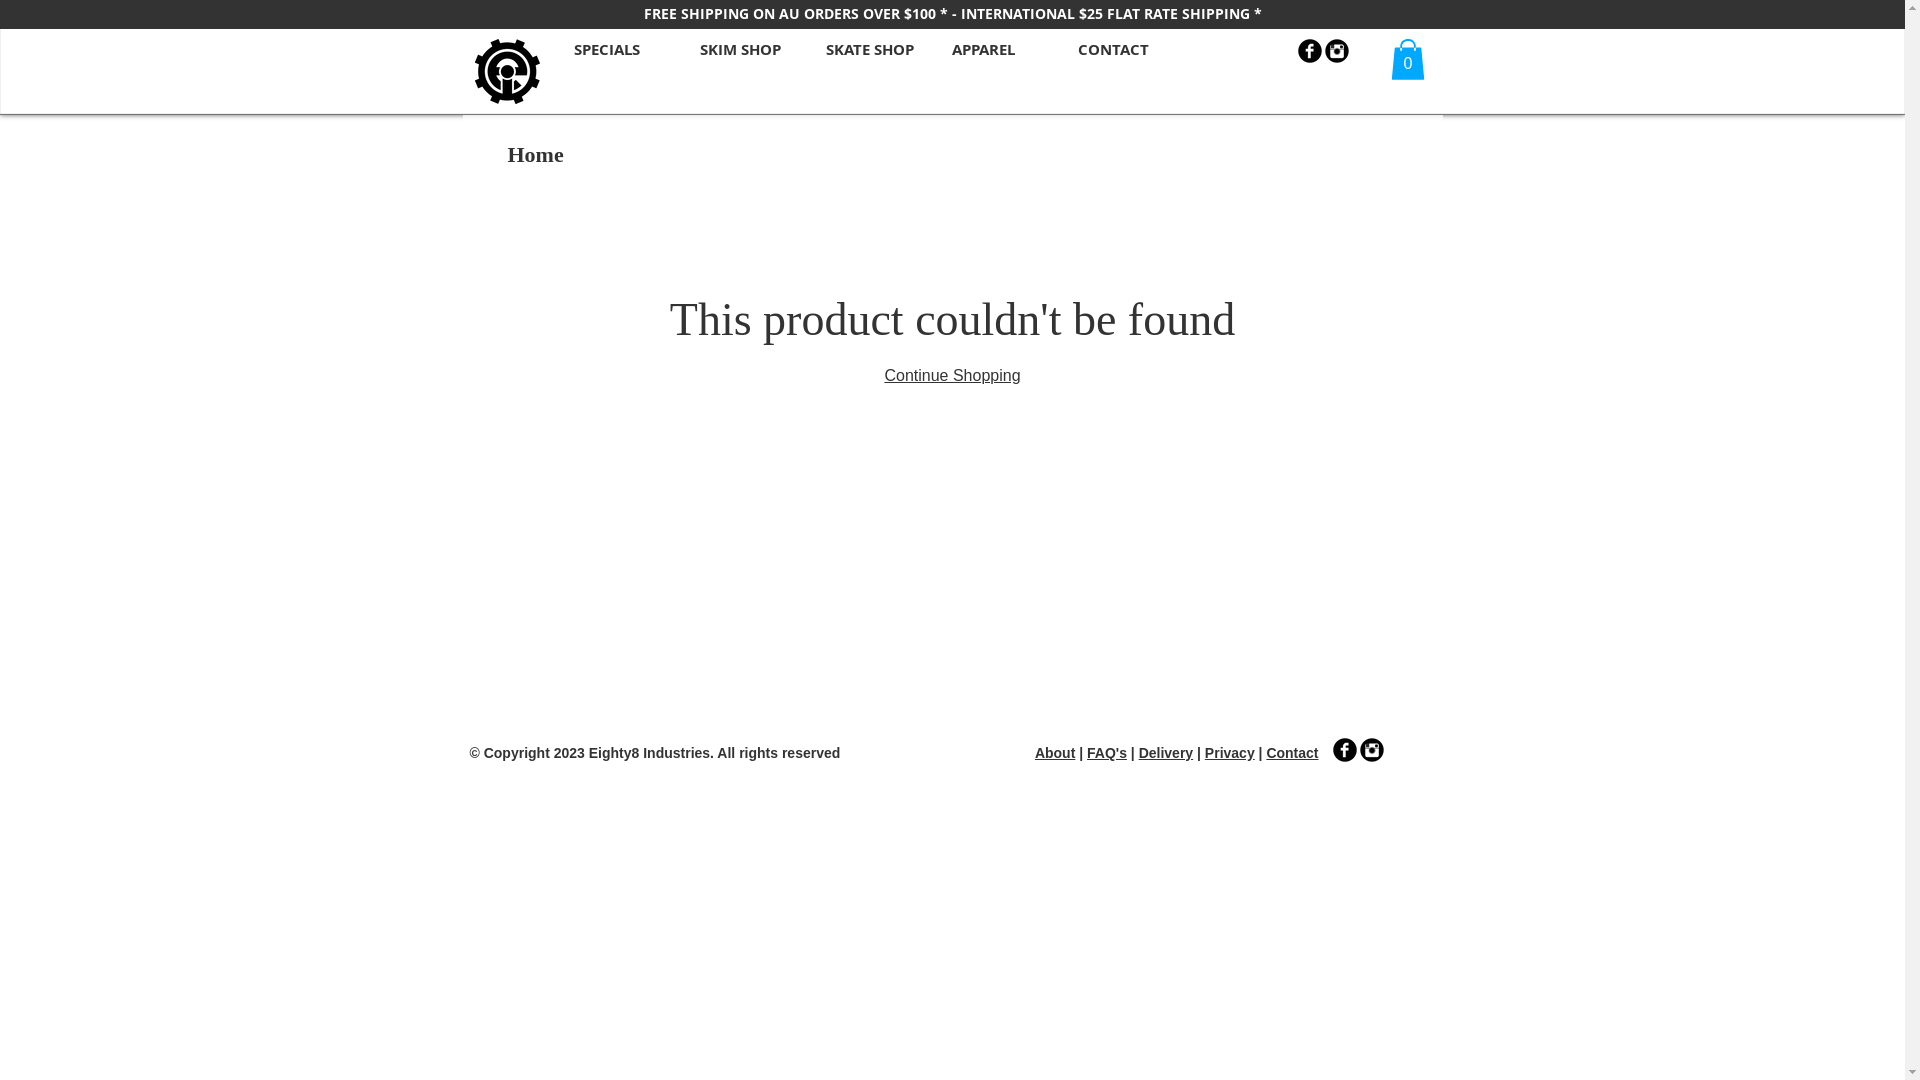 This screenshot has width=1920, height=1080. What do you see at coordinates (994, 45) in the screenshot?
I see `'APPAREL'` at bounding box center [994, 45].